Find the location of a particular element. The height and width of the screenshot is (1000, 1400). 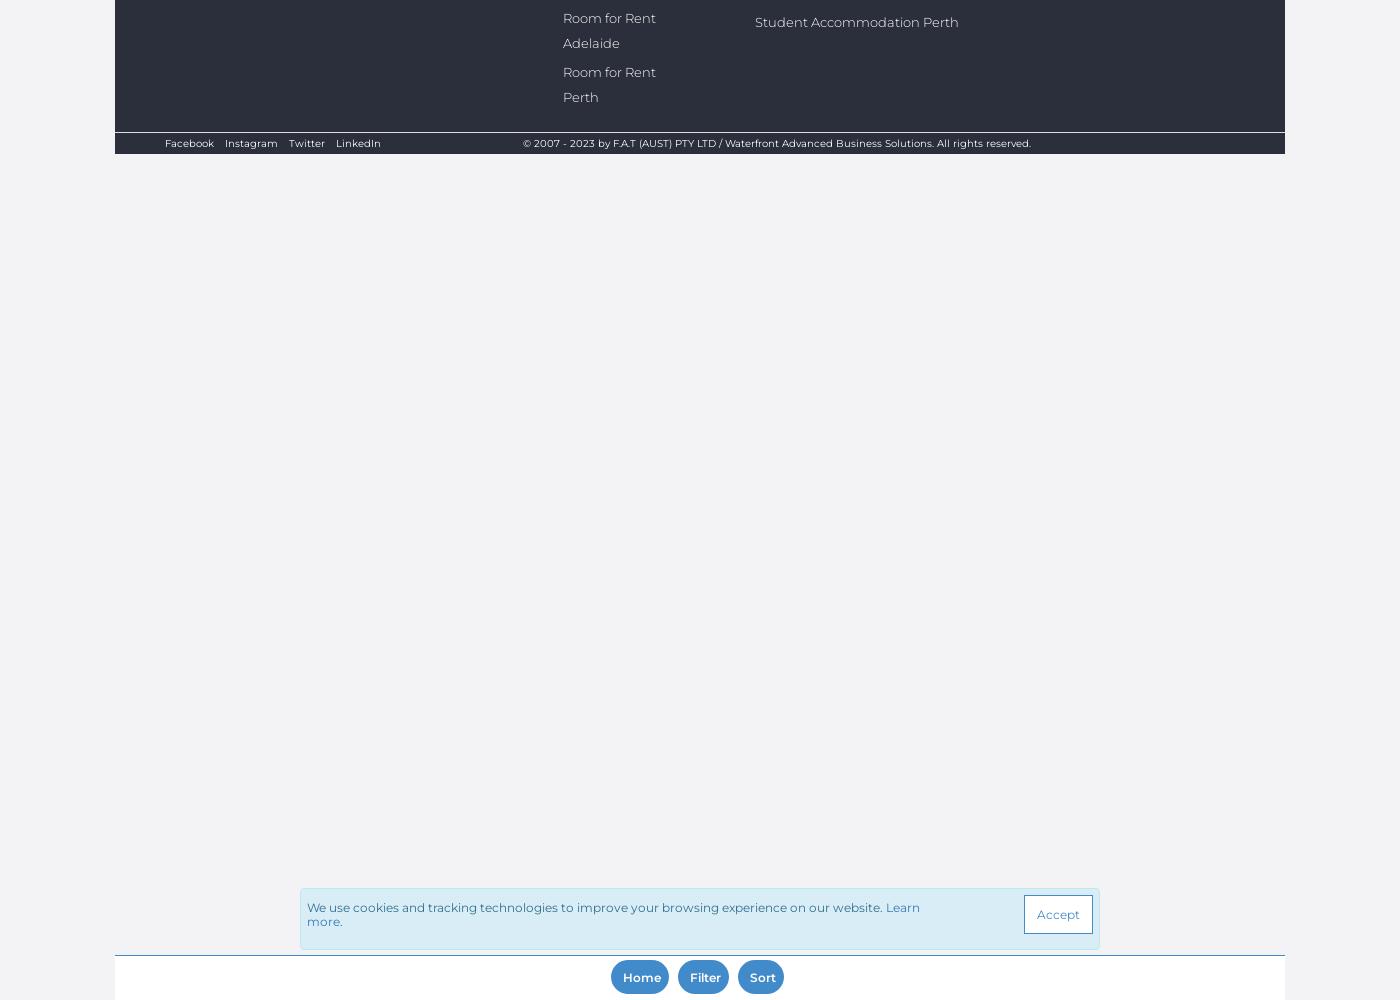

'Room for Rent Adelaide' is located at coordinates (609, 30).